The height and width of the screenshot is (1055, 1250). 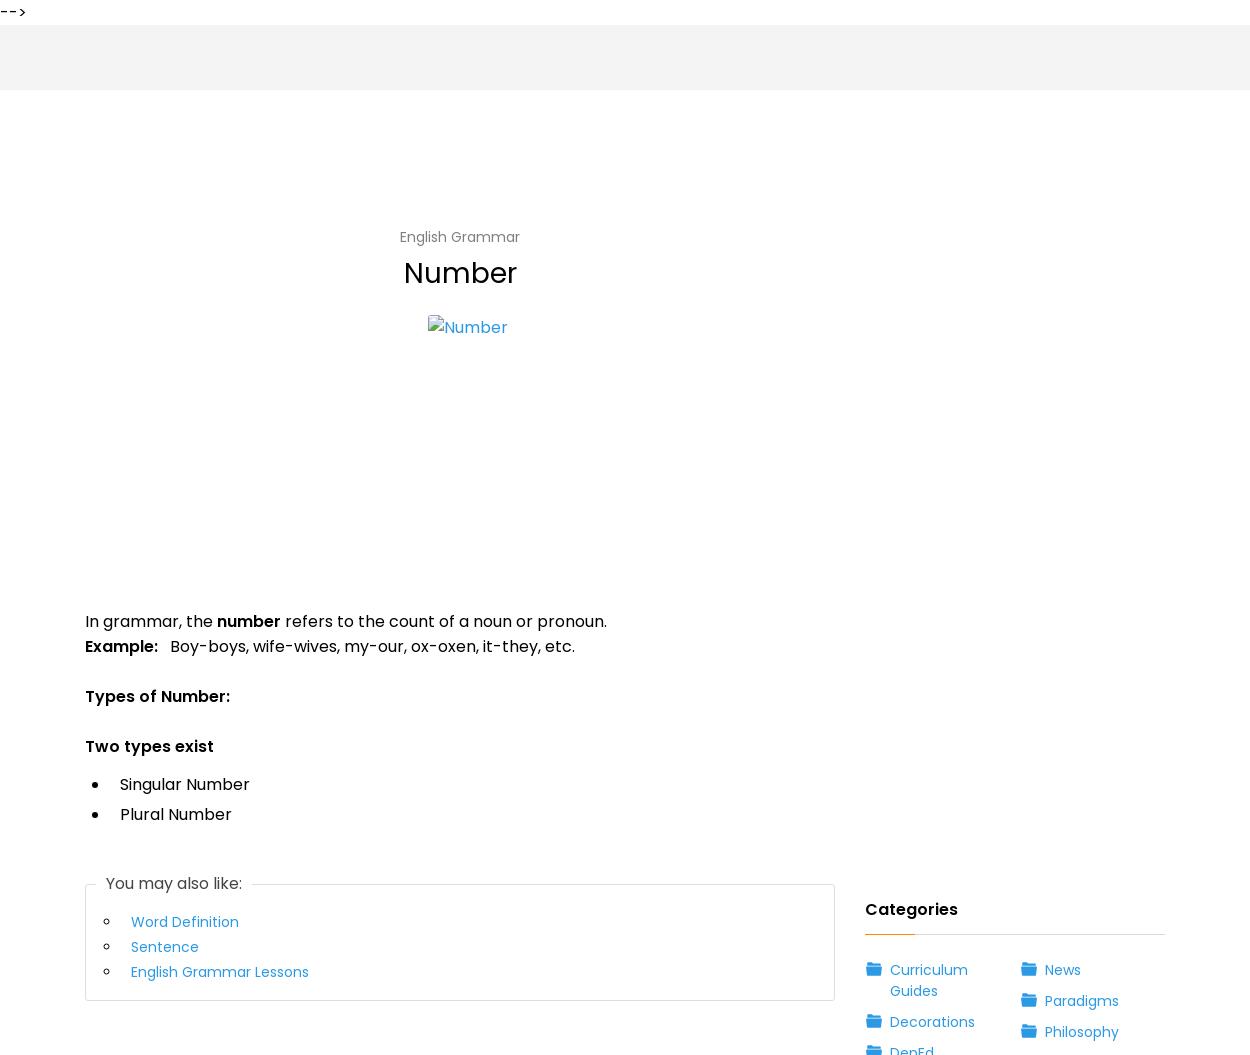 What do you see at coordinates (1046, 29) in the screenshot?
I see `'Subjects'` at bounding box center [1046, 29].